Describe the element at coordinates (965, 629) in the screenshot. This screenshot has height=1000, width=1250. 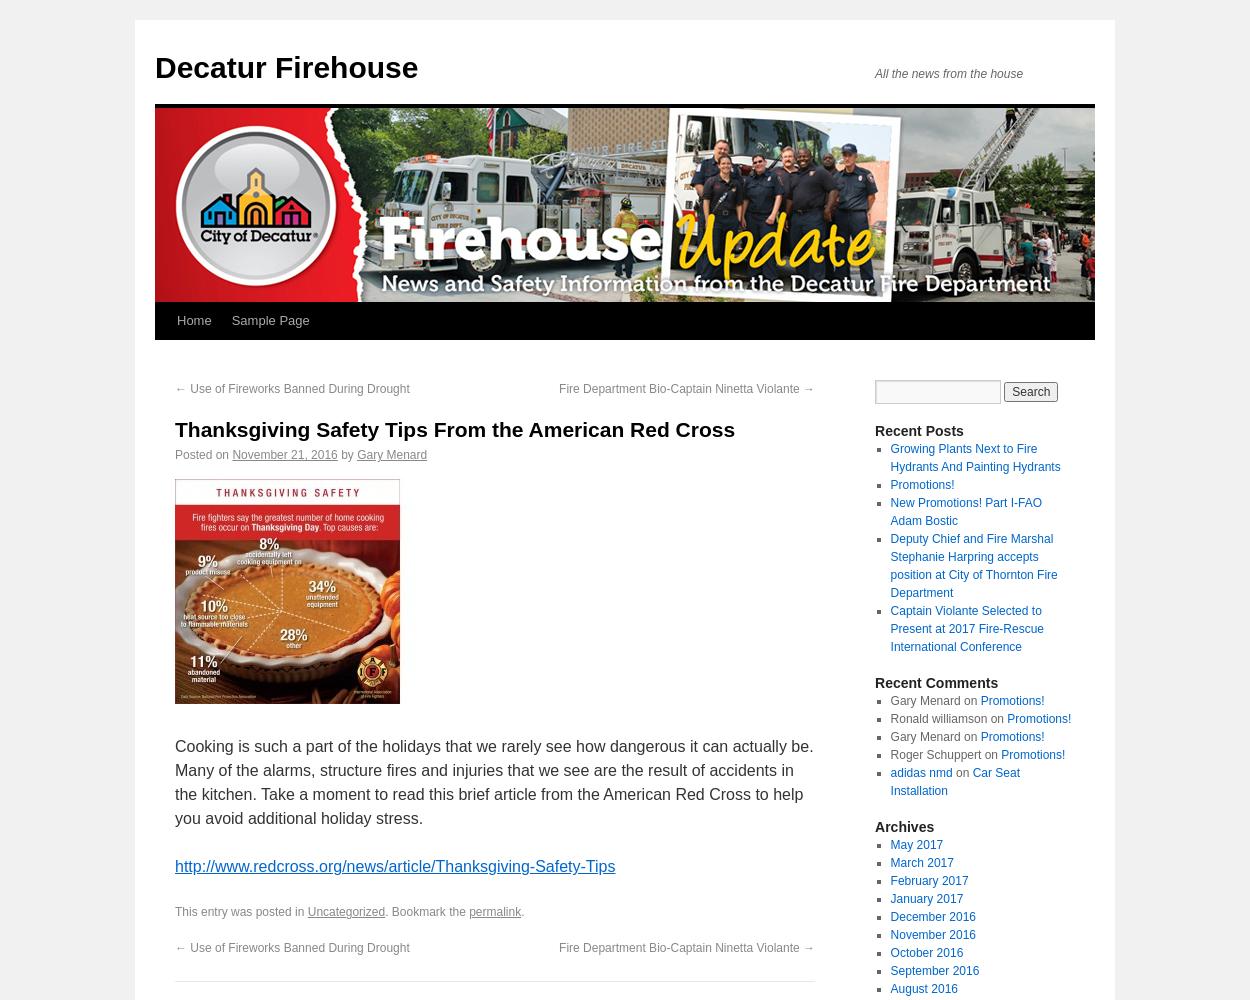
I see `'Captain Violante Selected to Present at 2017 Fire-Rescue International Conference'` at that location.